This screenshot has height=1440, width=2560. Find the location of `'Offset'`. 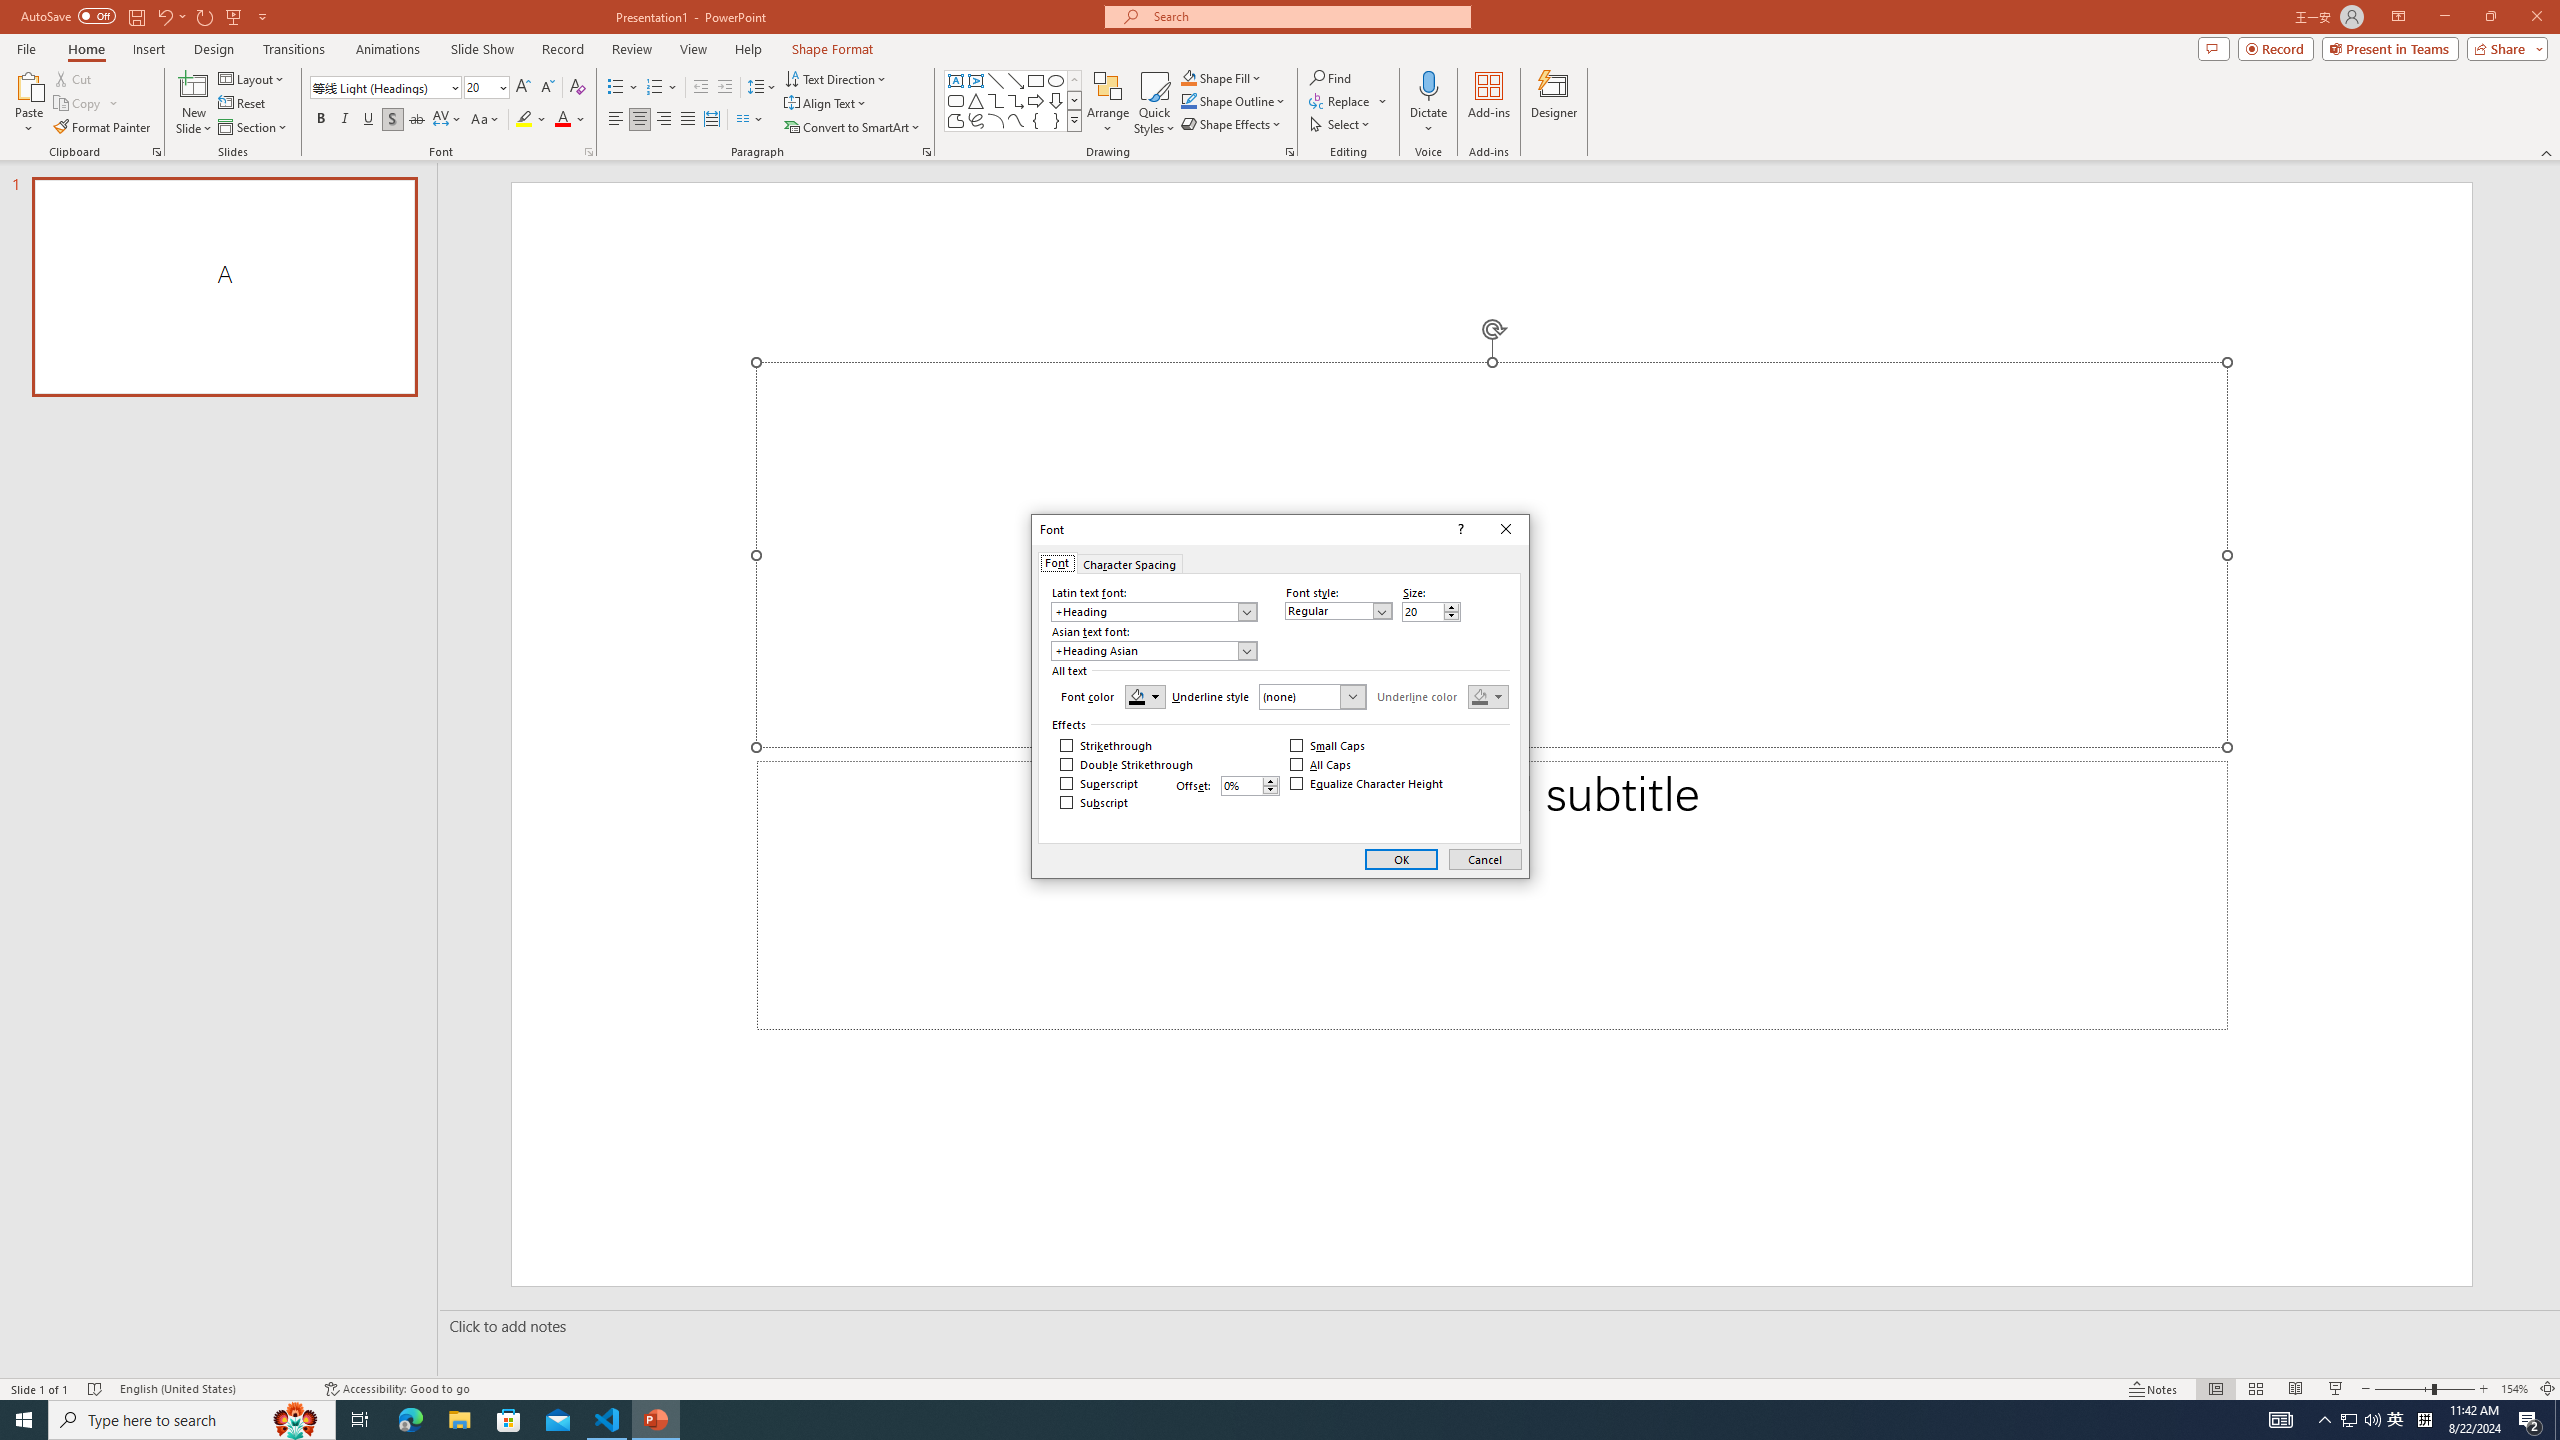

'Offset' is located at coordinates (1250, 785).